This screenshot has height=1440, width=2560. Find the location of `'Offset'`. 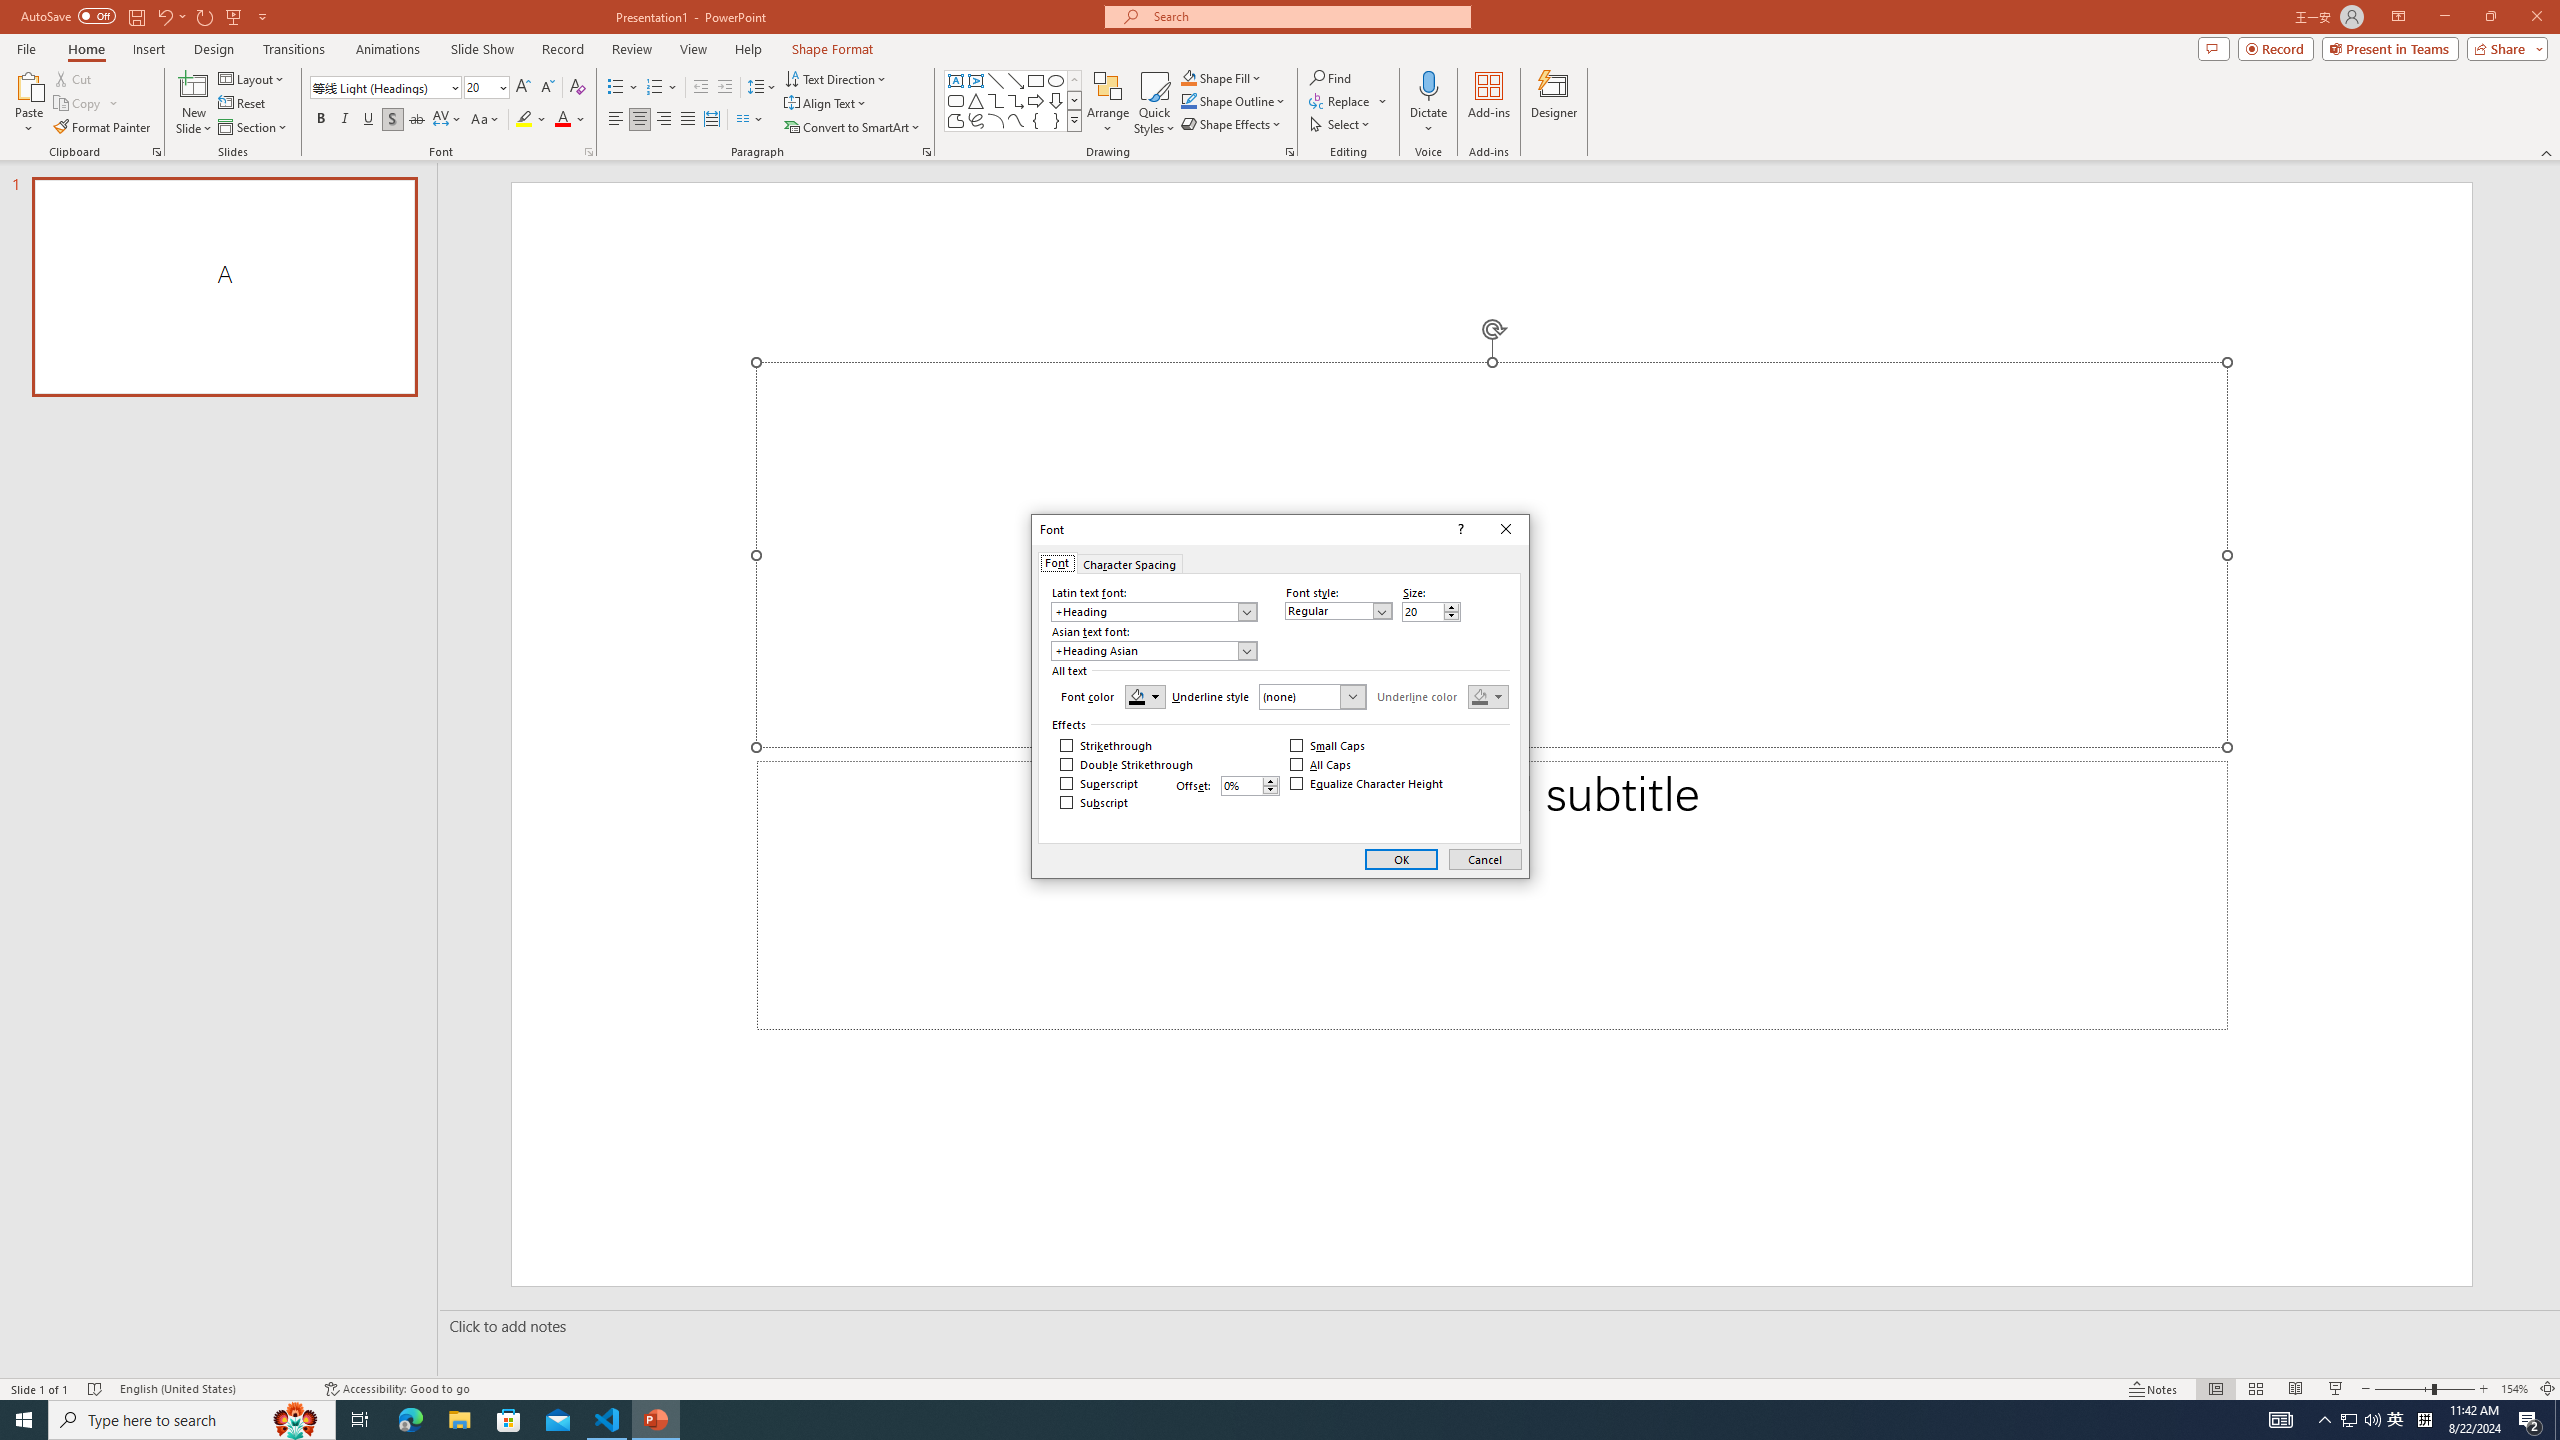

'Offset' is located at coordinates (1250, 785).